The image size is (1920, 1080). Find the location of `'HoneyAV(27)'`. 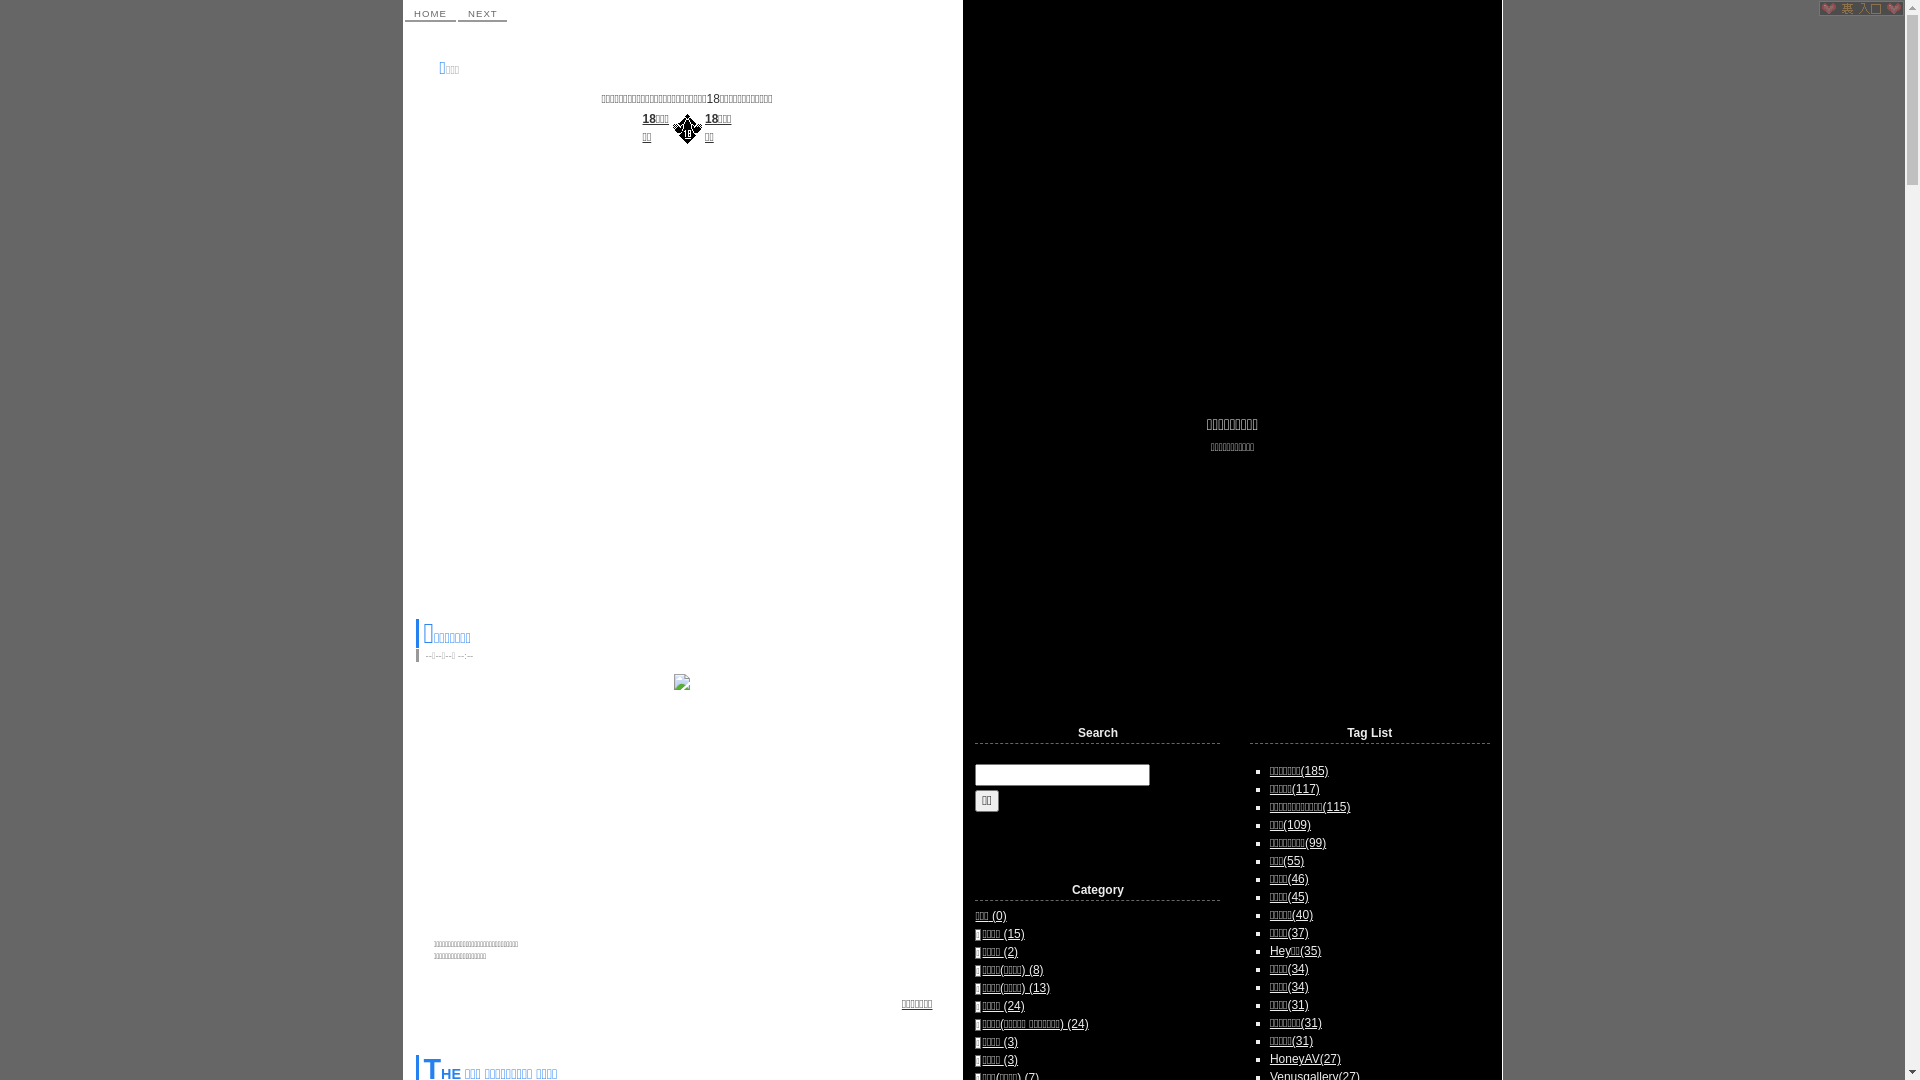

'HoneyAV(27)' is located at coordinates (1269, 1058).